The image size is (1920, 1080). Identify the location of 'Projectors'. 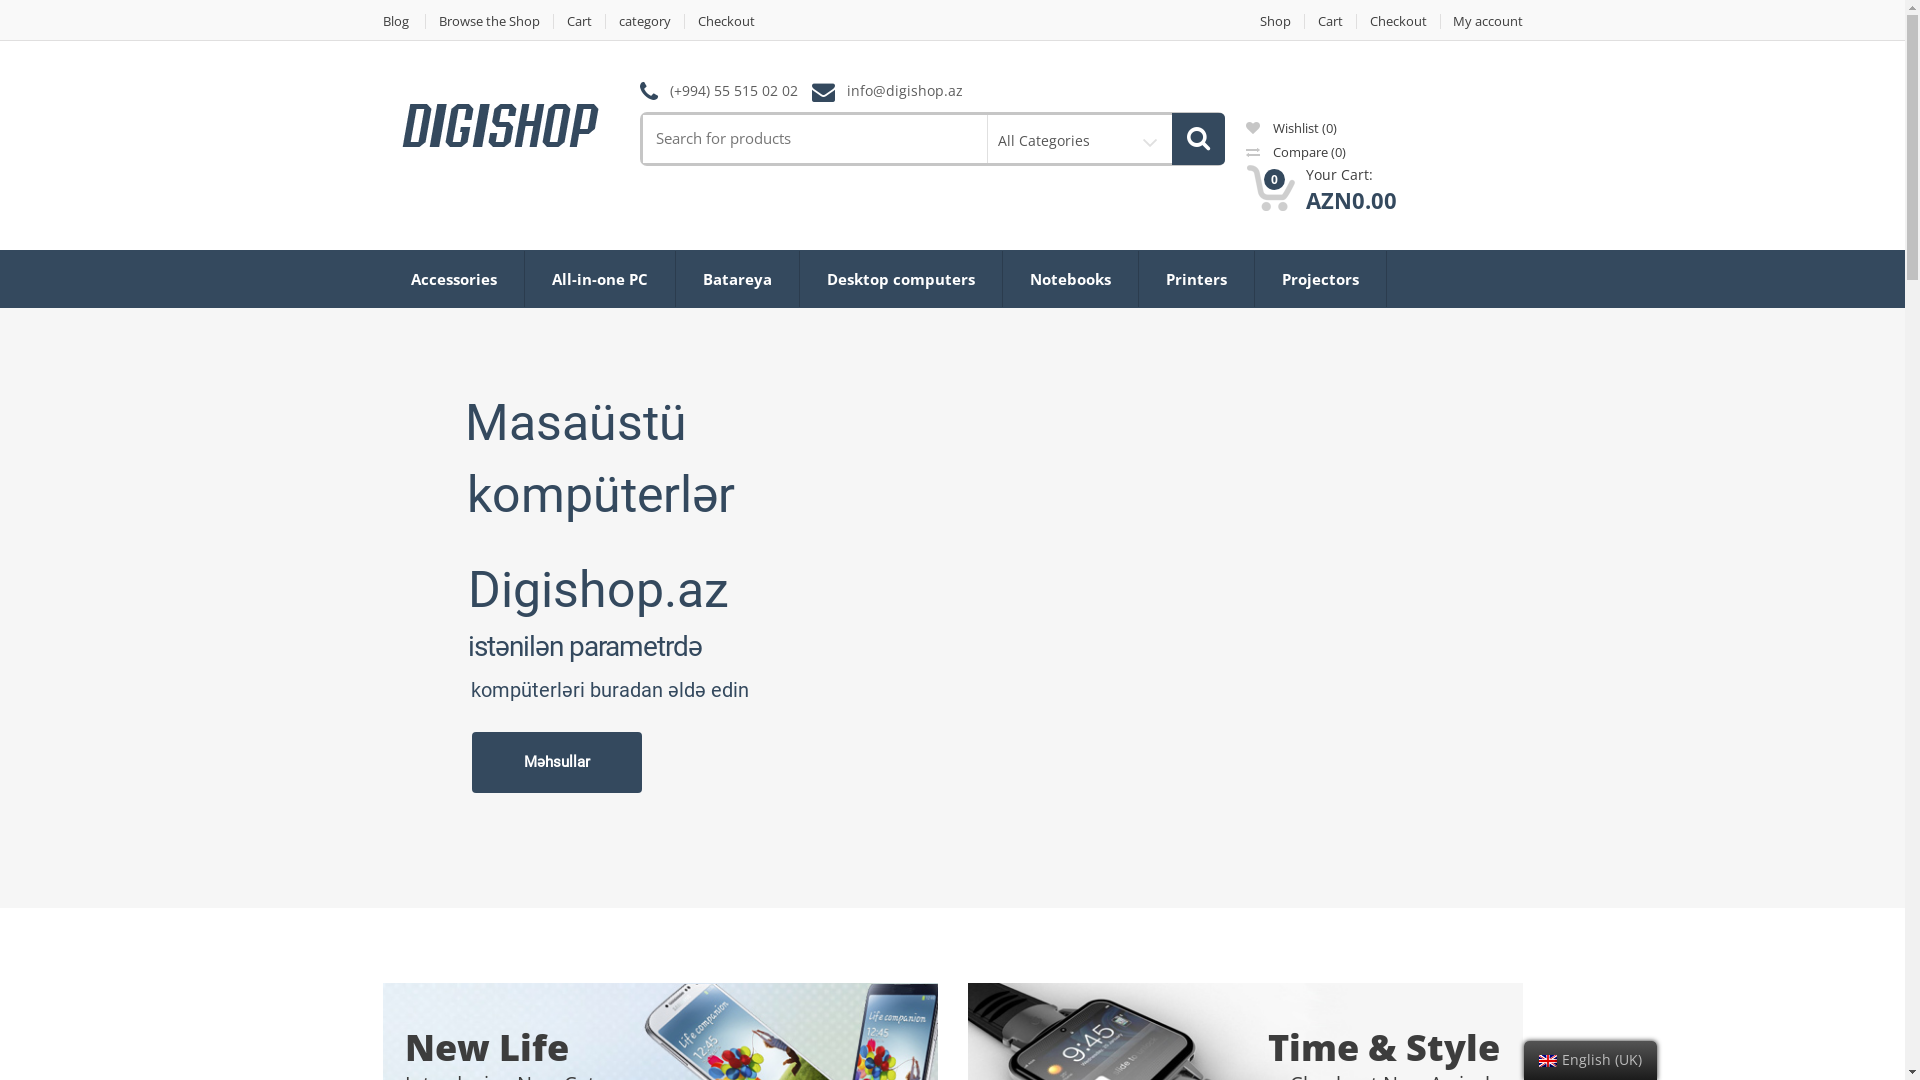
(1319, 278).